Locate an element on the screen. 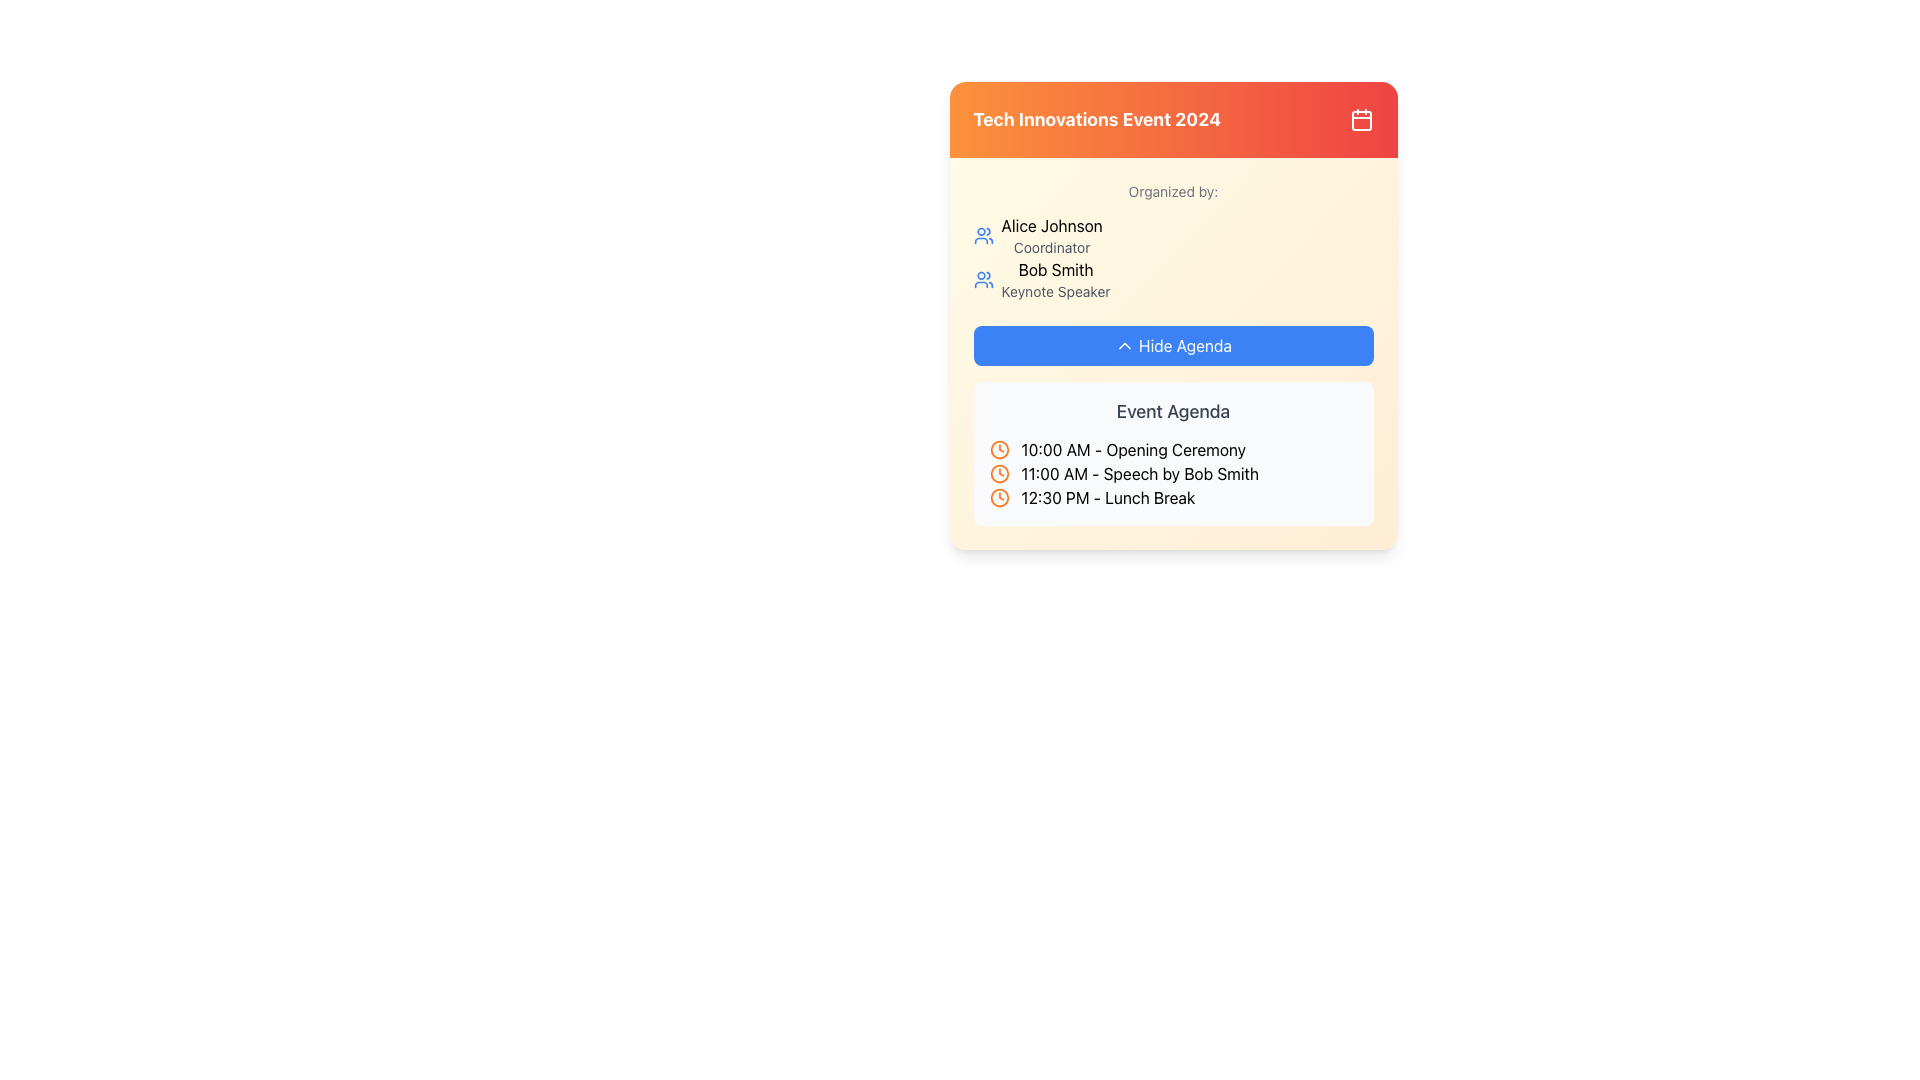  the static text label element displaying 'Coordinator', which is positioned below 'Alice Johnson' in the 'Organized by' section of the interface is located at coordinates (1051, 246).